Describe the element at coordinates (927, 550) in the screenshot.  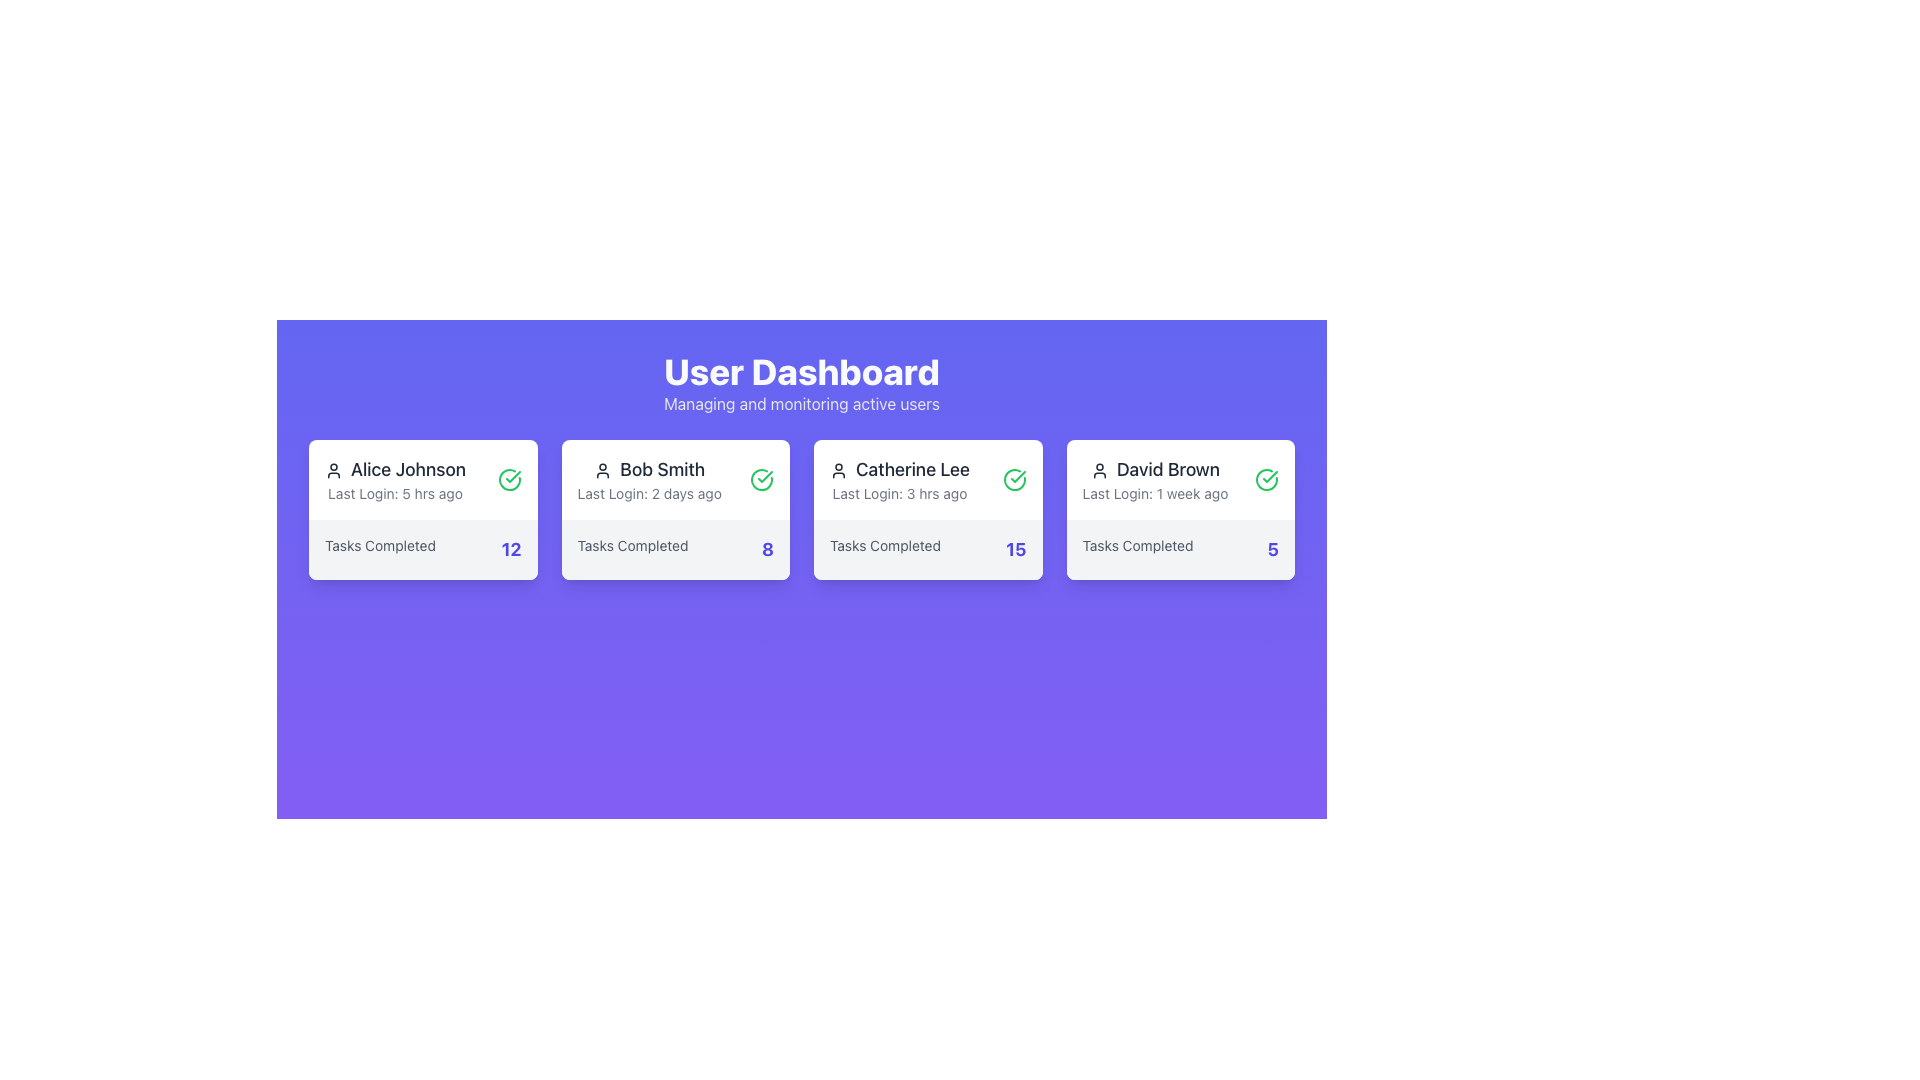
I see `the text display that shows the number of tasks completed for the user 'Catherine Lee', located in the bottom portion of the card labeled 'Catherine Lee'` at that location.